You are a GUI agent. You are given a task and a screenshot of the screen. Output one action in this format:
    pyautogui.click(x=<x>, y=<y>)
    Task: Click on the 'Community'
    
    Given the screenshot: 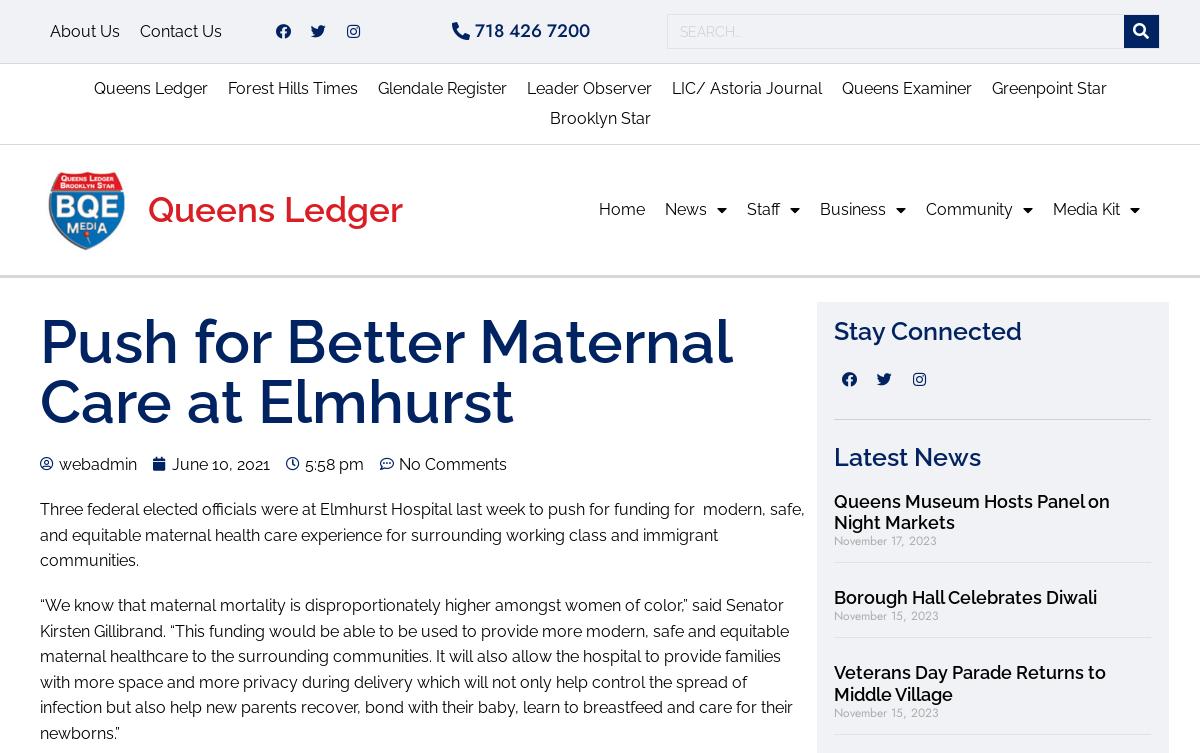 What is the action you would take?
    pyautogui.click(x=969, y=207)
    